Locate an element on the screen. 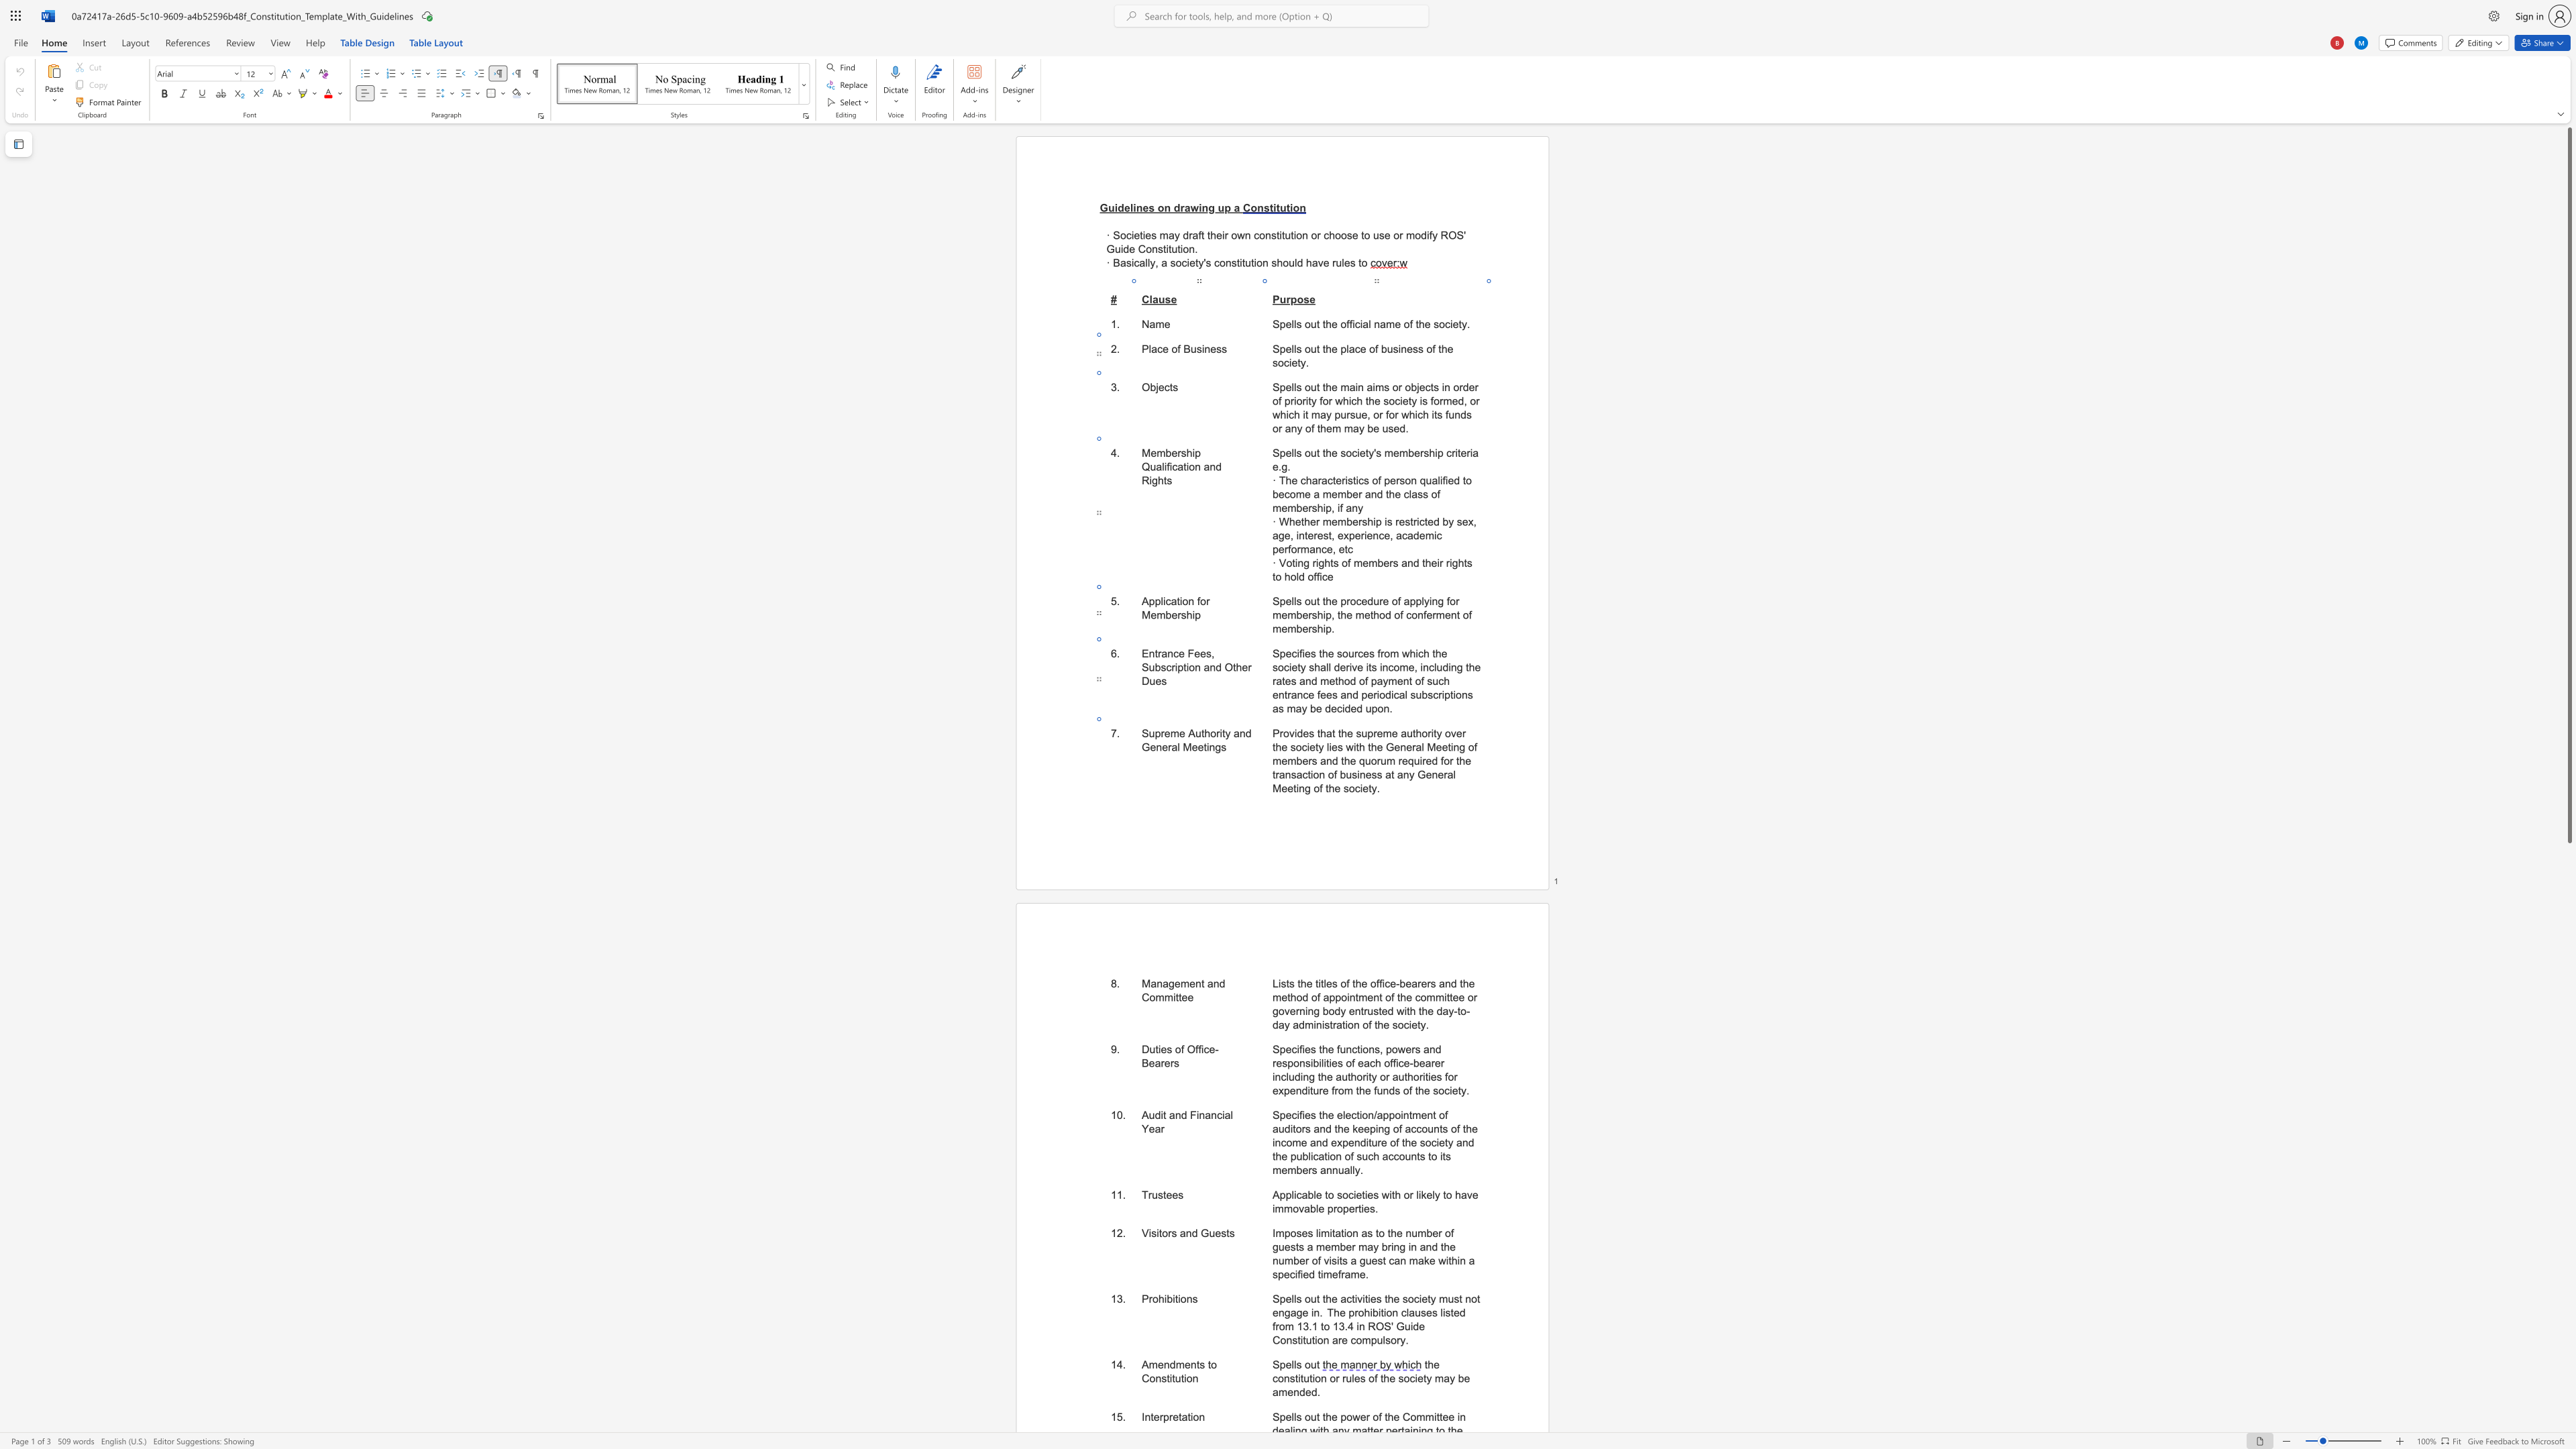 The width and height of the screenshot is (2576, 1449). the 2th character "n" in the text is located at coordinates (1408, 1232).